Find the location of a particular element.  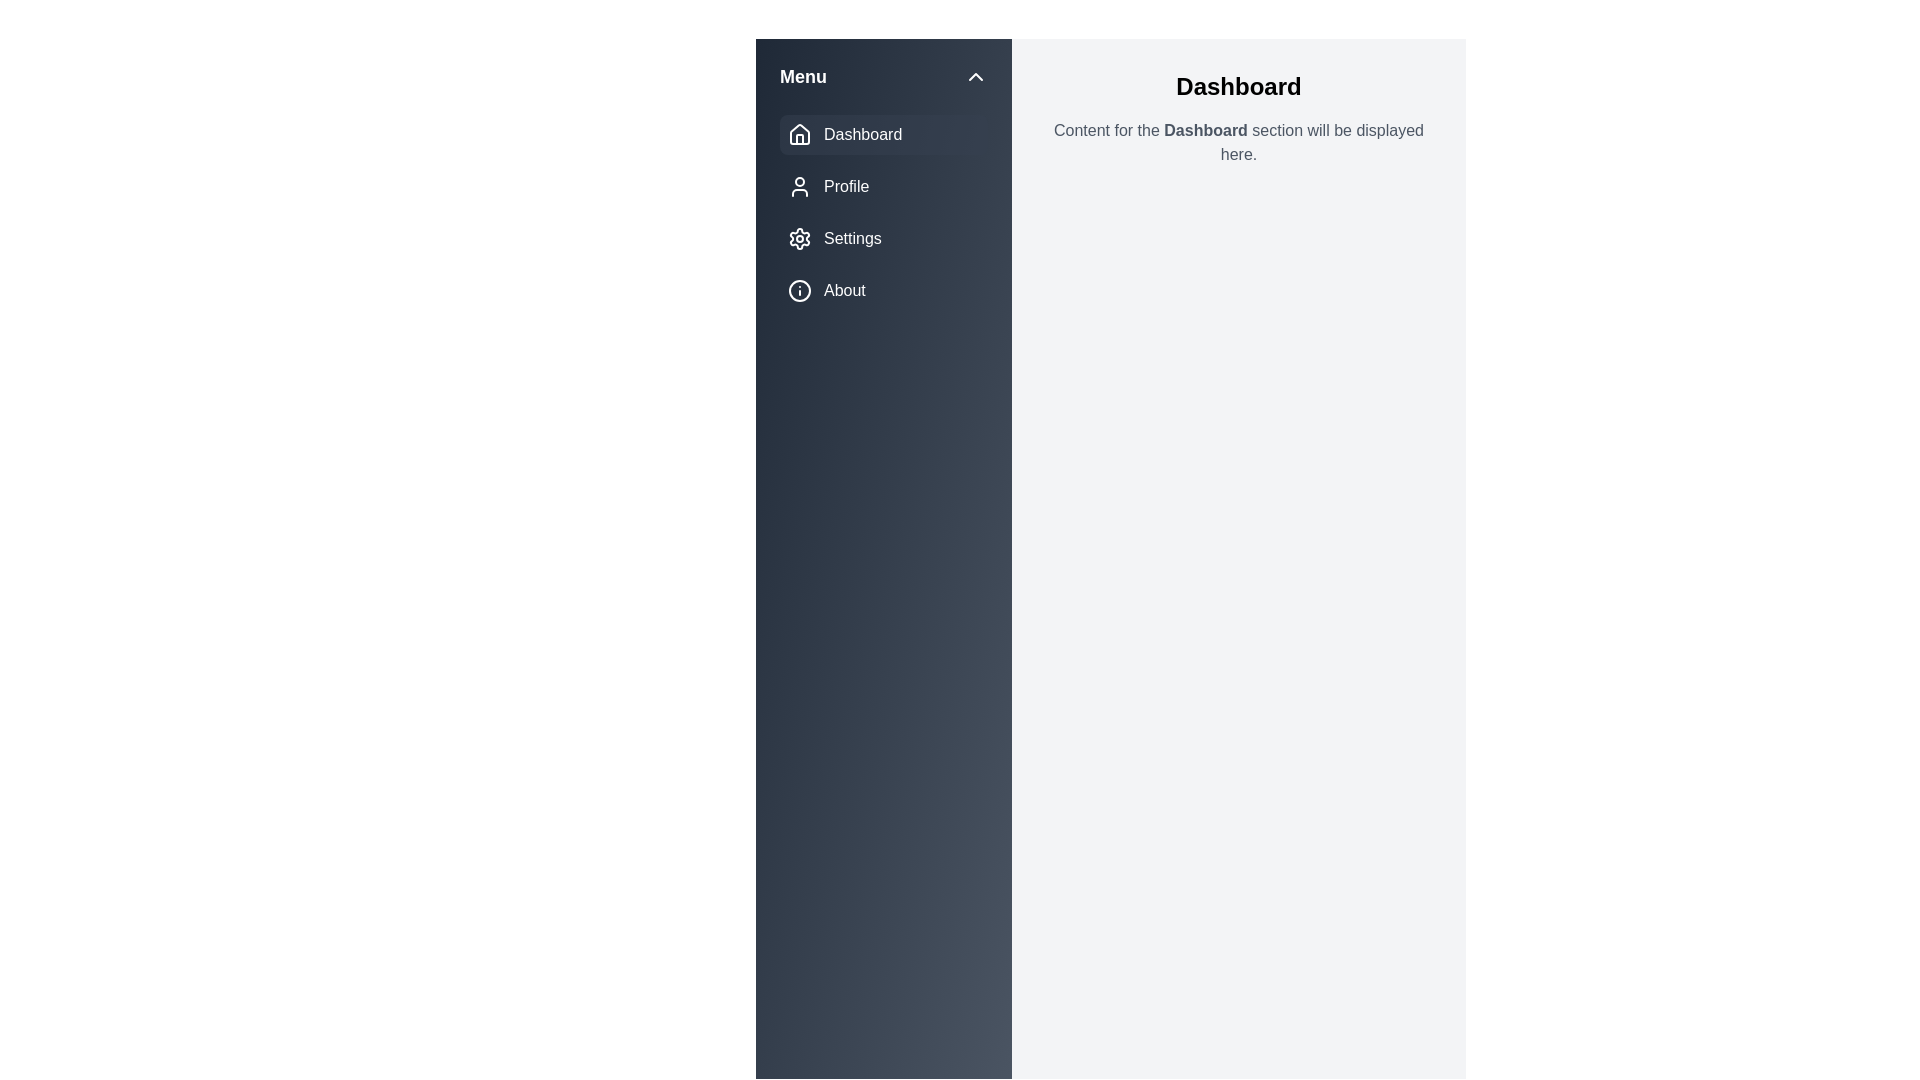

text content of the 'Dashboard' navigation label located in the left-hand sidebar, immediately to the right of the house icon is located at coordinates (863, 135).